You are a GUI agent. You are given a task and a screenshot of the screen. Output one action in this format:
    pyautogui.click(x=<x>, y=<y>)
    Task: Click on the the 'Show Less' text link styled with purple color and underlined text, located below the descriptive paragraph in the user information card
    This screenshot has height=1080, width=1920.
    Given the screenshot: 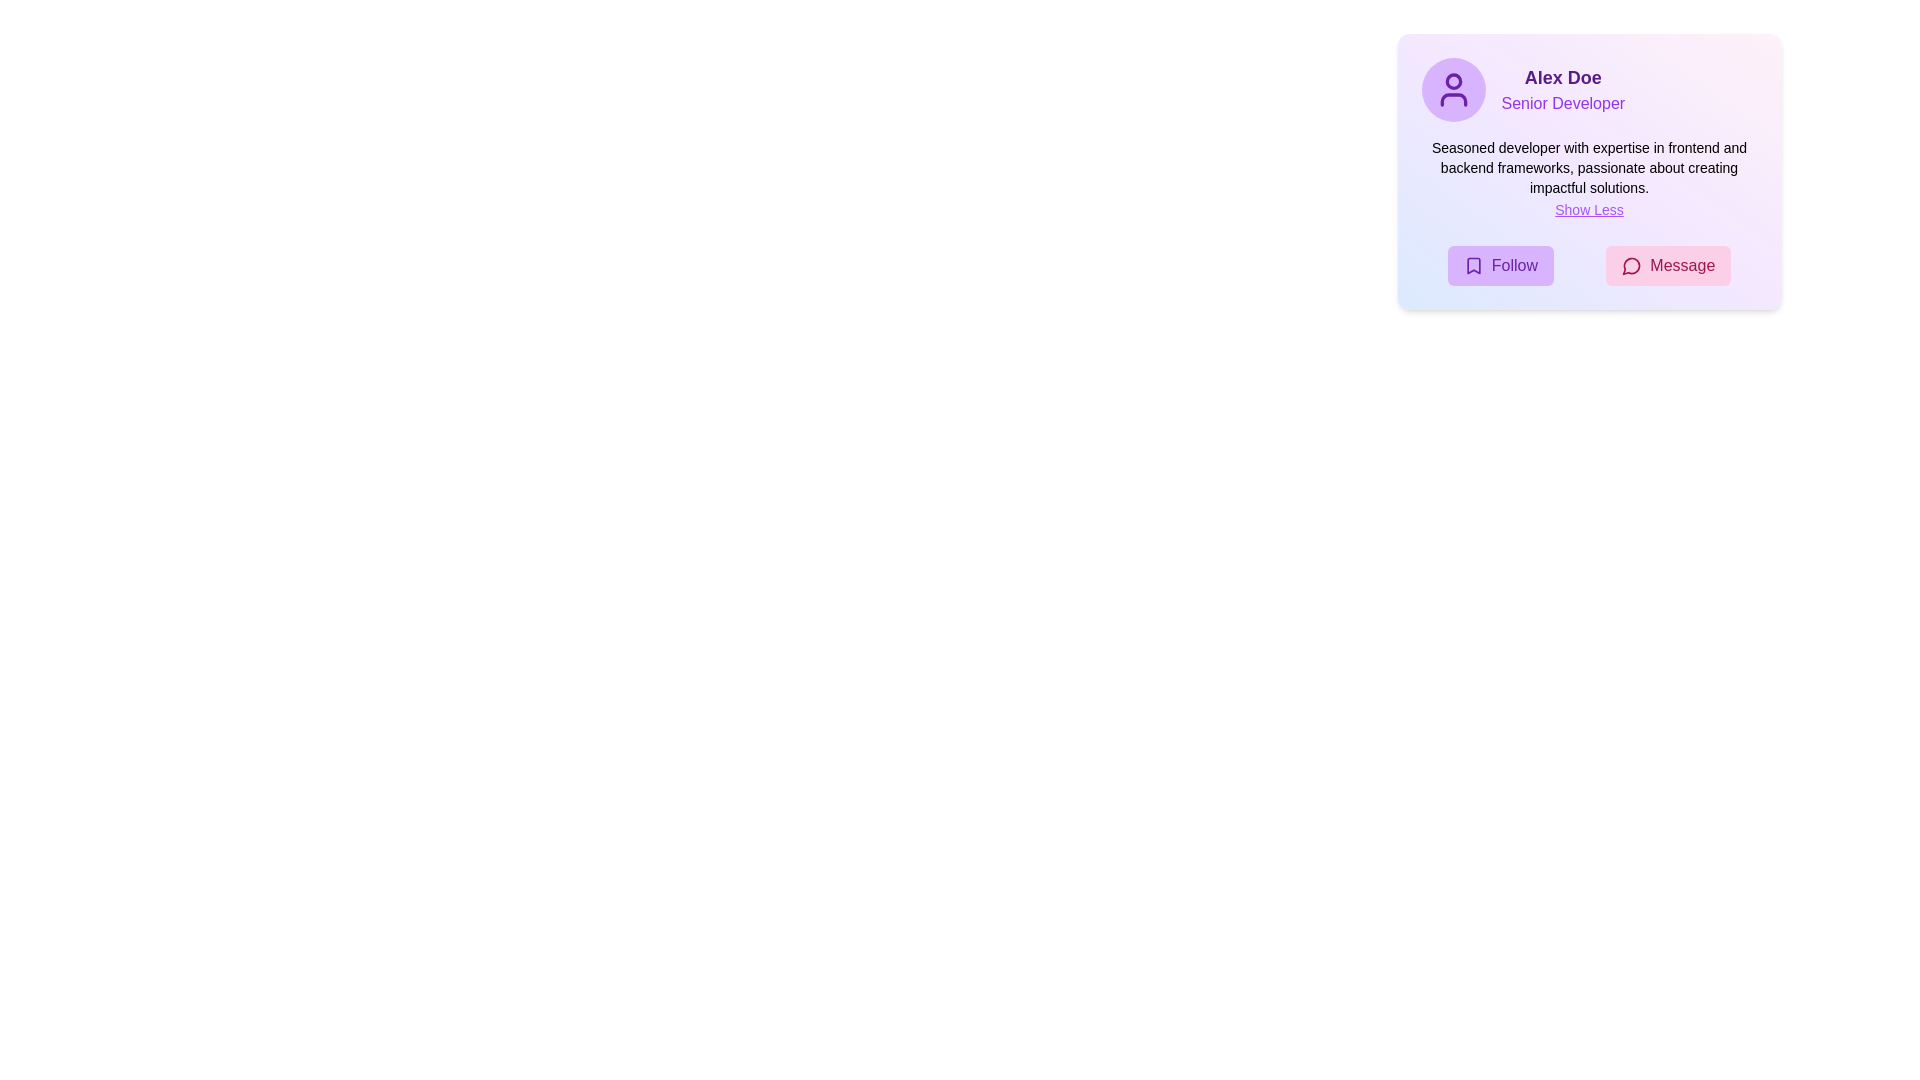 What is the action you would take?
    pyautogui.click(x=1588, y=209)
    